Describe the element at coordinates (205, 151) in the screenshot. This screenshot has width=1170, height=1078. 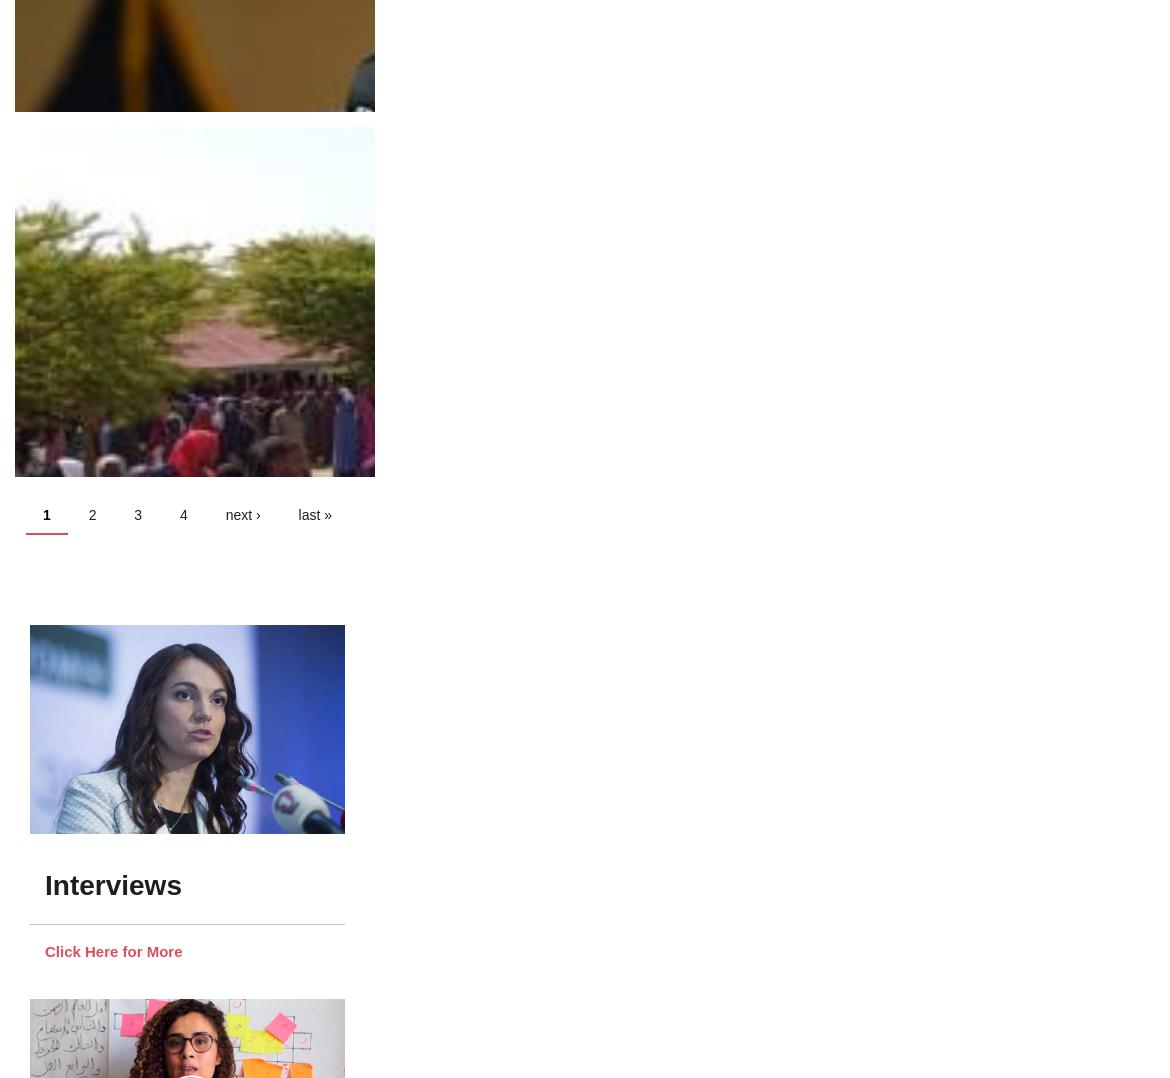
I see `'Hope for women in Fiji's 2022/2023 general election'` at that location.